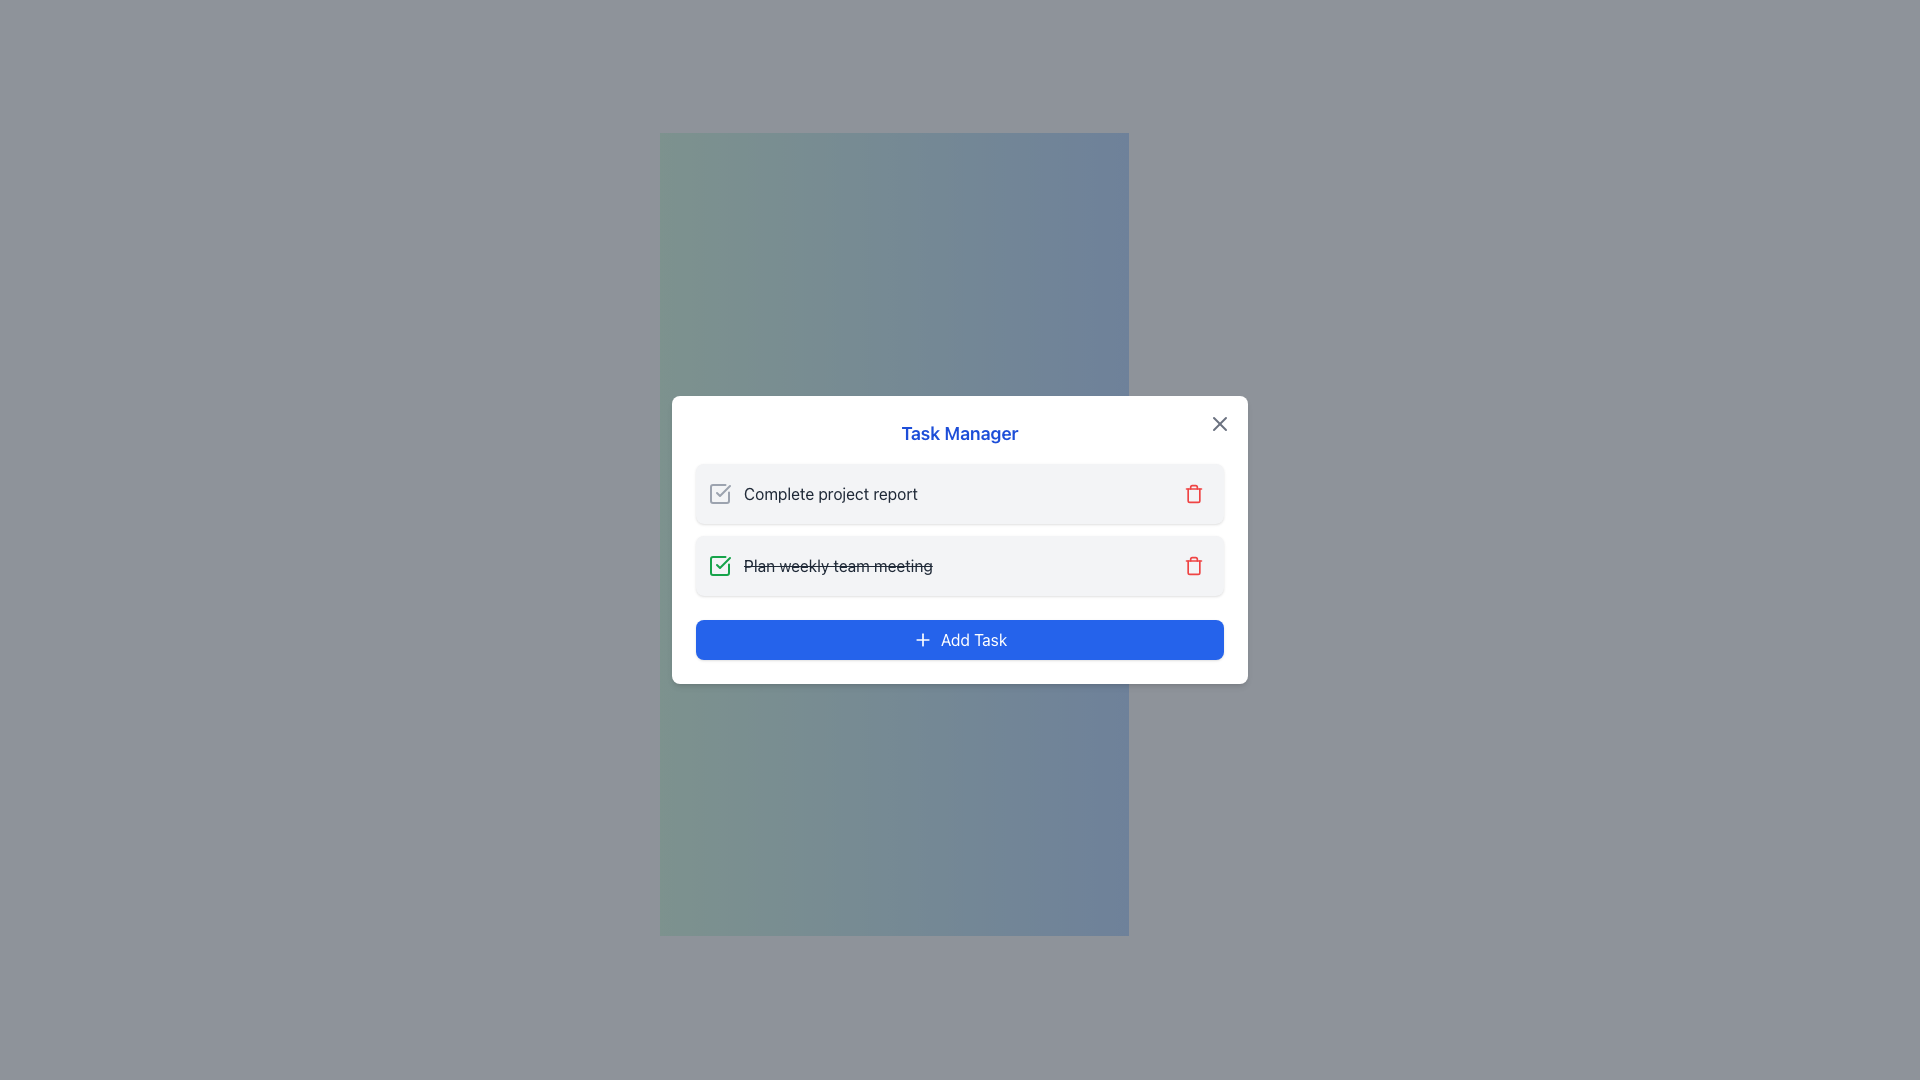 This screenshot has width=1920, height=1080. Describe the element at coordinates (830, 493) in the screenshot. I see `the text label that indicates the task description 'Complete project report' to associate it with its task` at that location.